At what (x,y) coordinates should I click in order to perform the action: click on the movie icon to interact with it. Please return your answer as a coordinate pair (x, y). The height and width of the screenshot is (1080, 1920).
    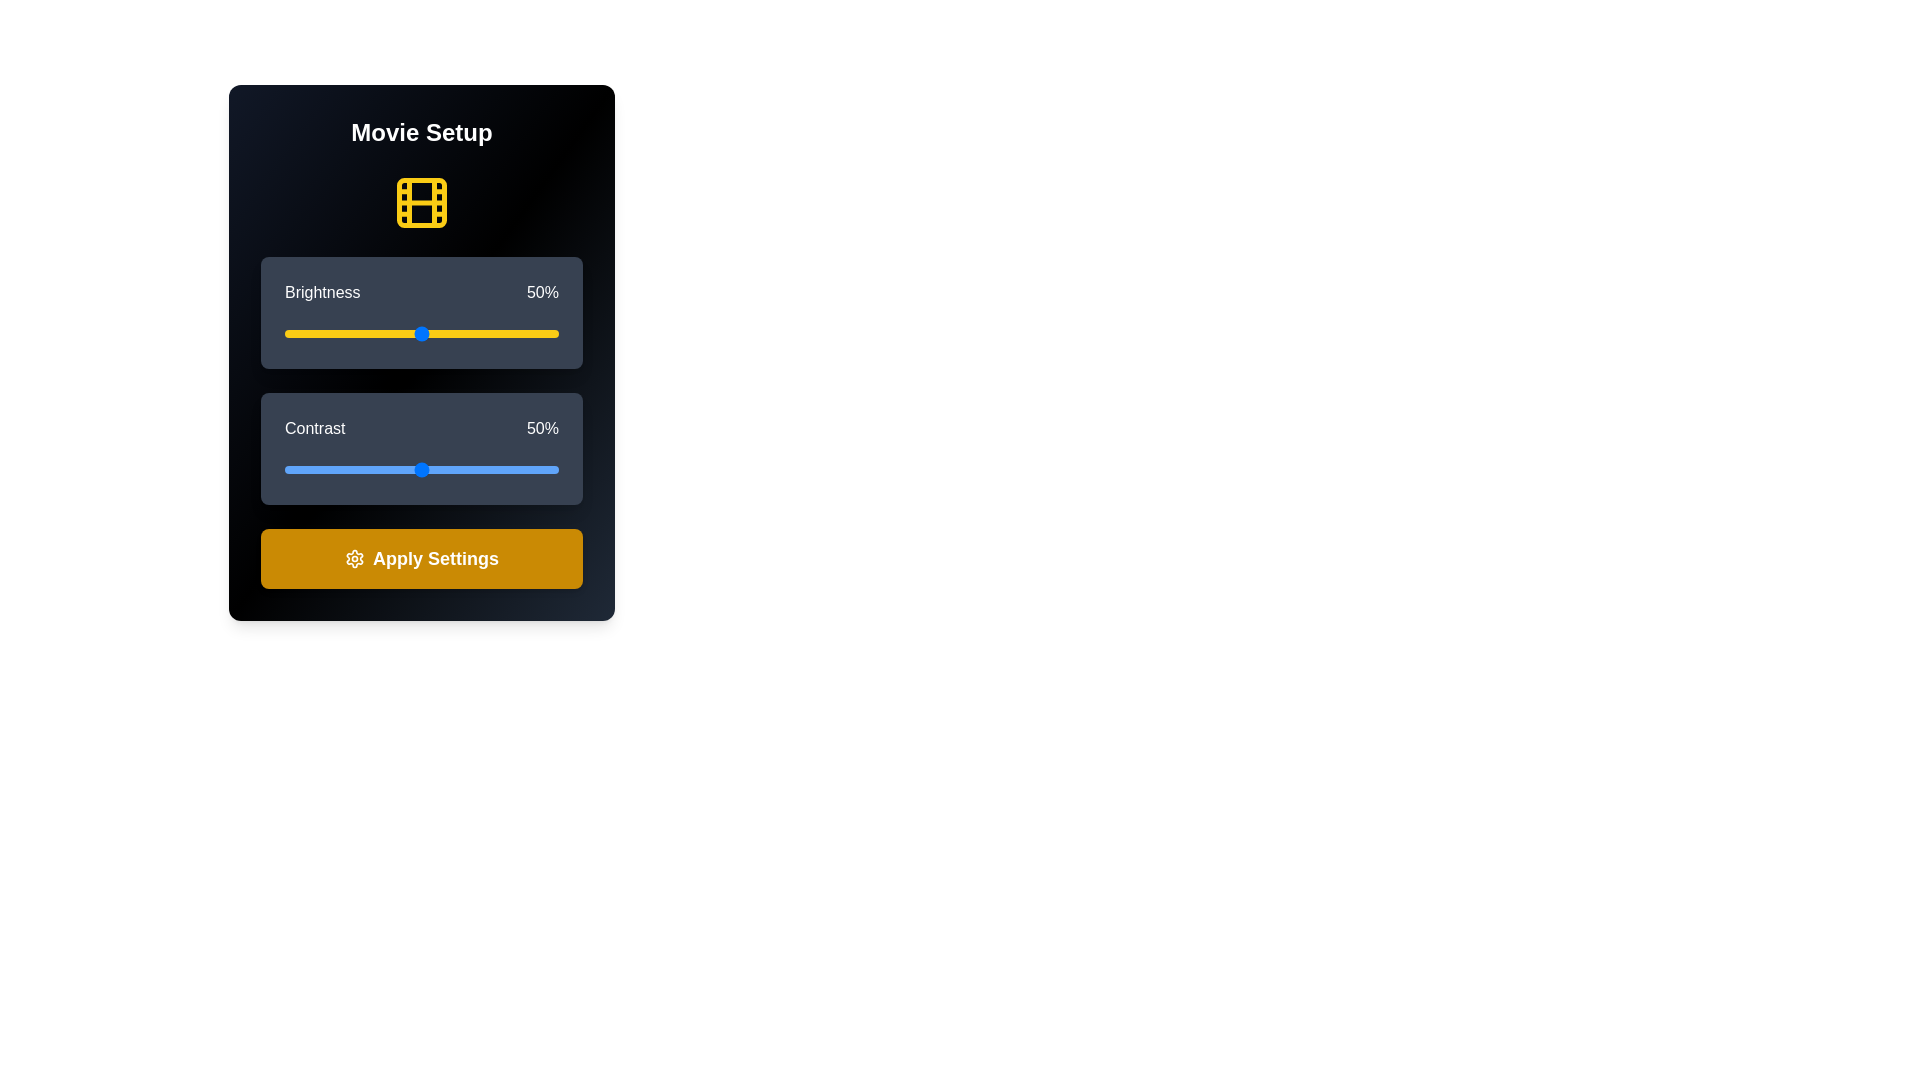
    Looking at the image, I should click on (421, 203).